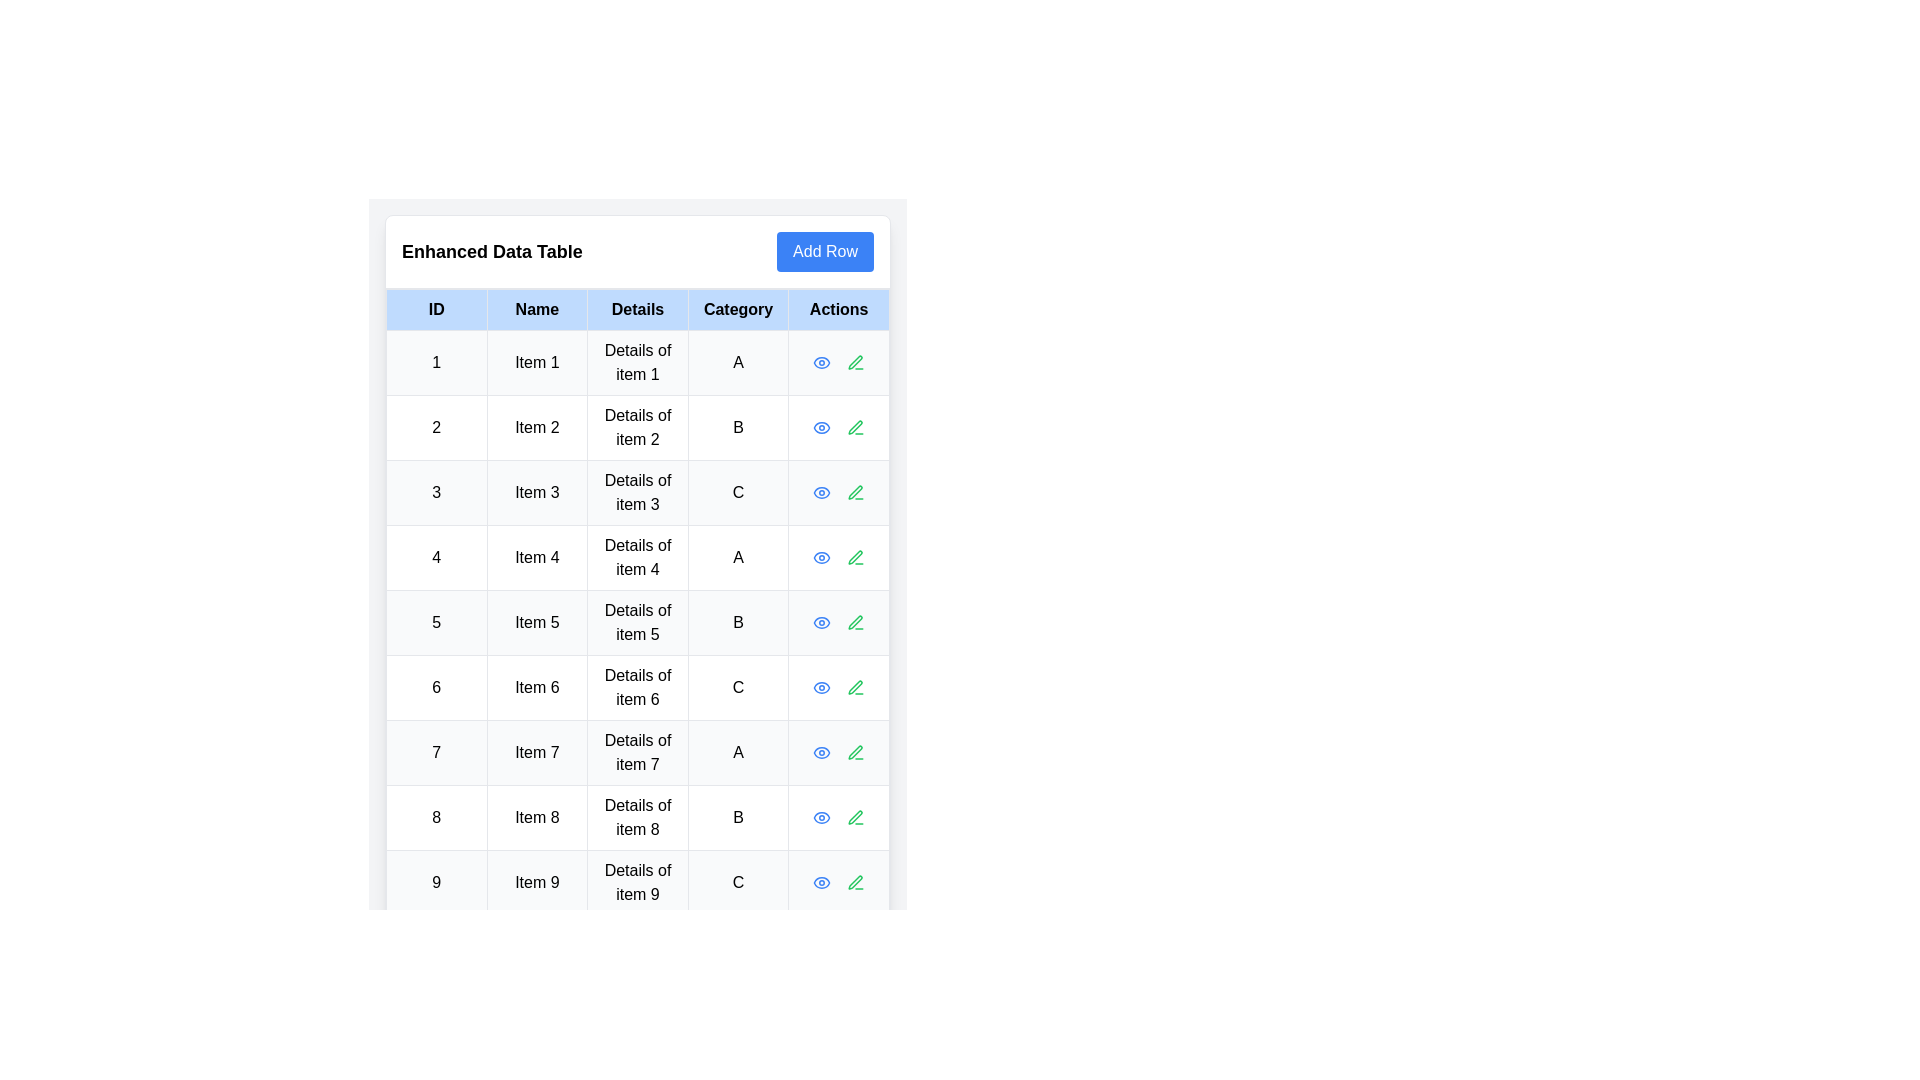 The height and width of the screenshot is (1080, 1920). What do you see at coordinates (822, 817) in the screenshot?
I see `the blue eye icon located in the 'Actions' column of the eighth row of the data table` at bounding box center [822, 817].